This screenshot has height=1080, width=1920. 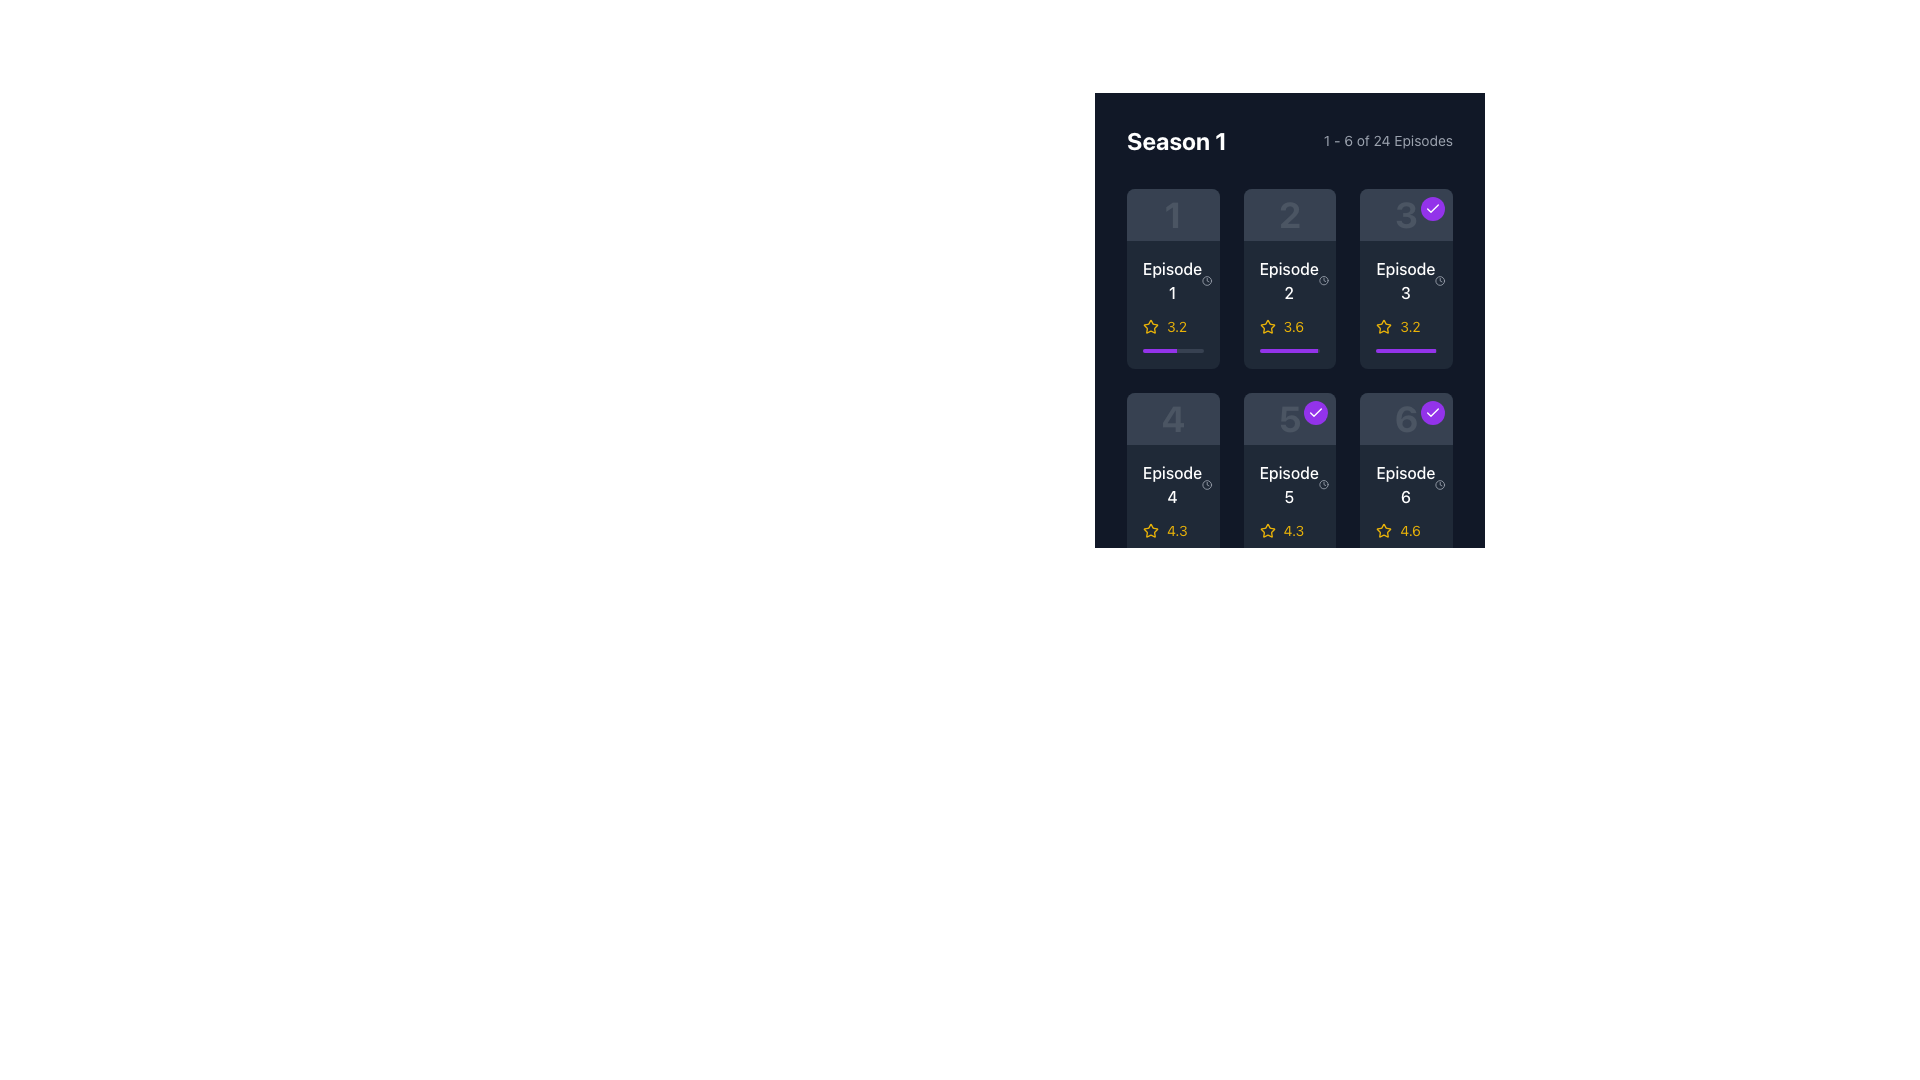 What do you see at coordinates (1289, 281) in the screenshot?
I see `the Text label indicating 'Episode 2' located in the second column and first row of the grid, positioned above a '3.6' rating and below the episode icon` at bounding box center [1289, 281].